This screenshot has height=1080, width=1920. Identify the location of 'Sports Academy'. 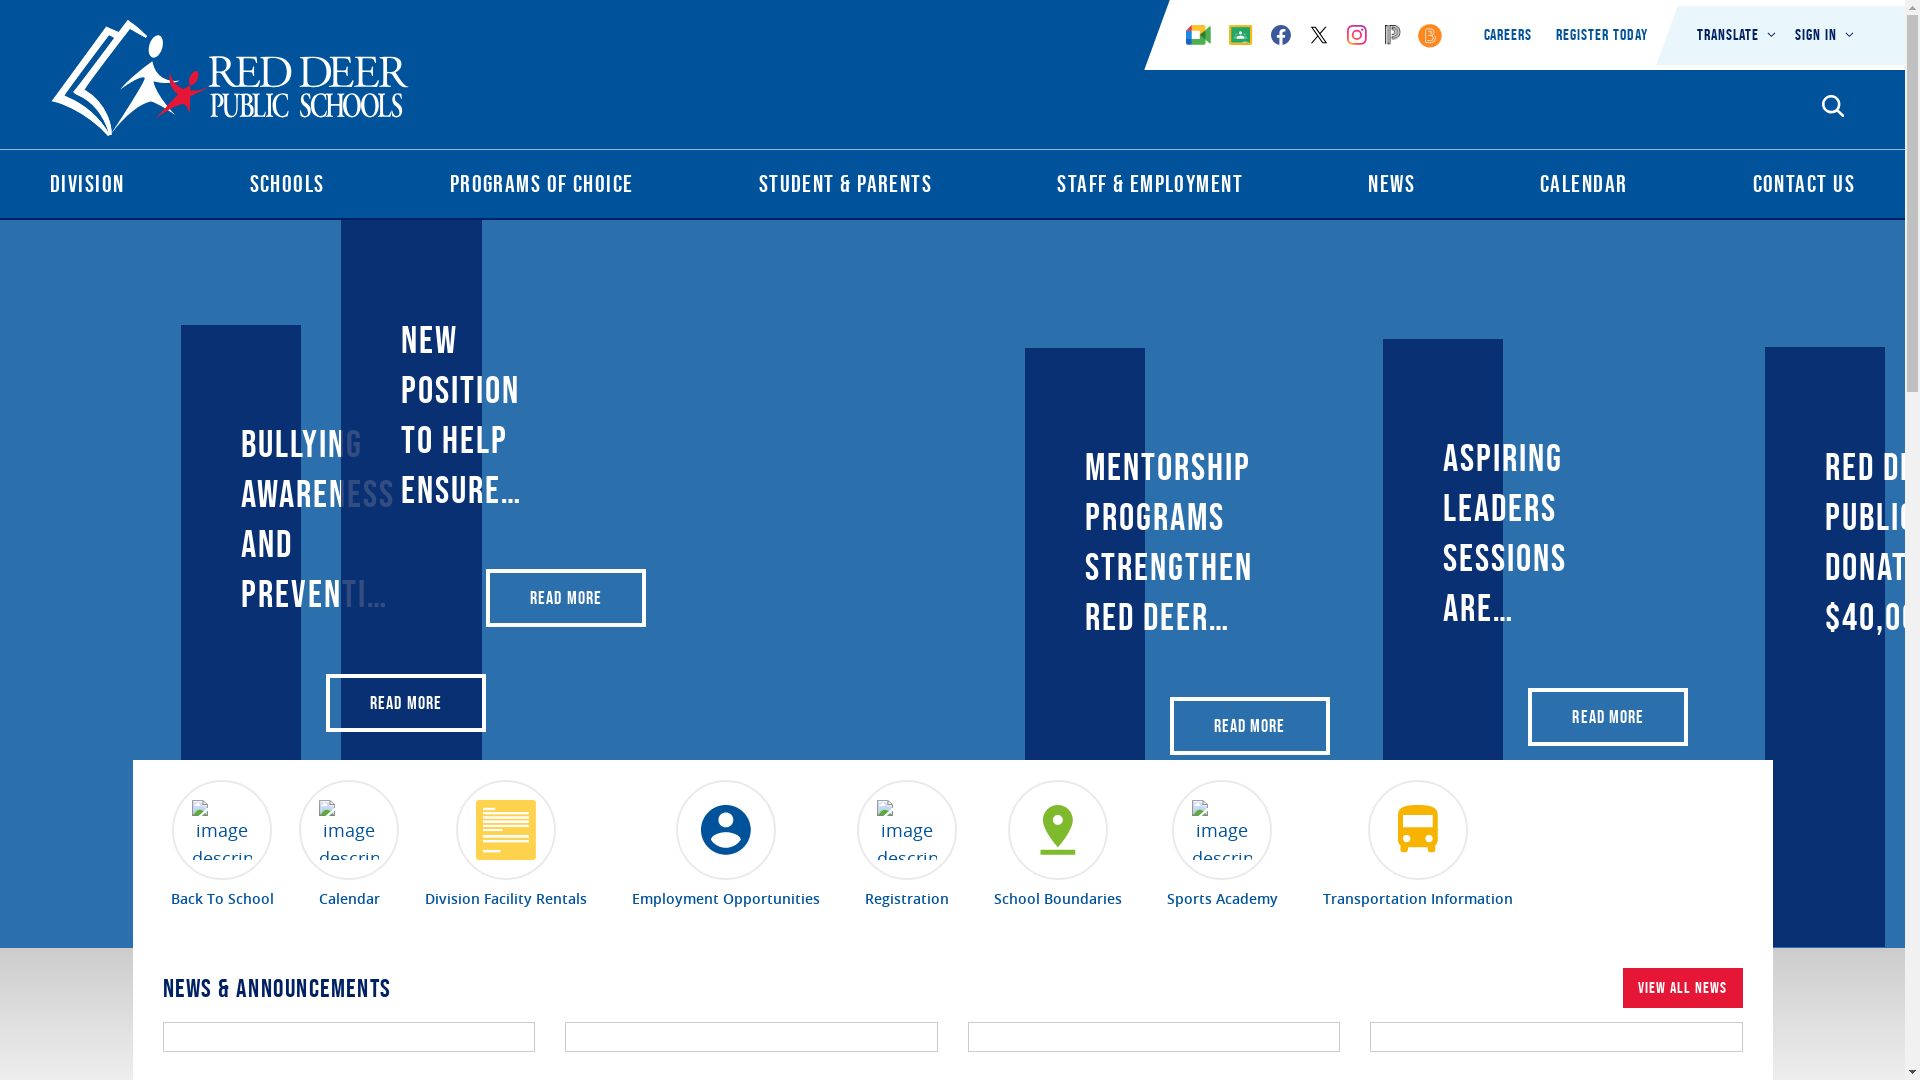
(1220, 844).